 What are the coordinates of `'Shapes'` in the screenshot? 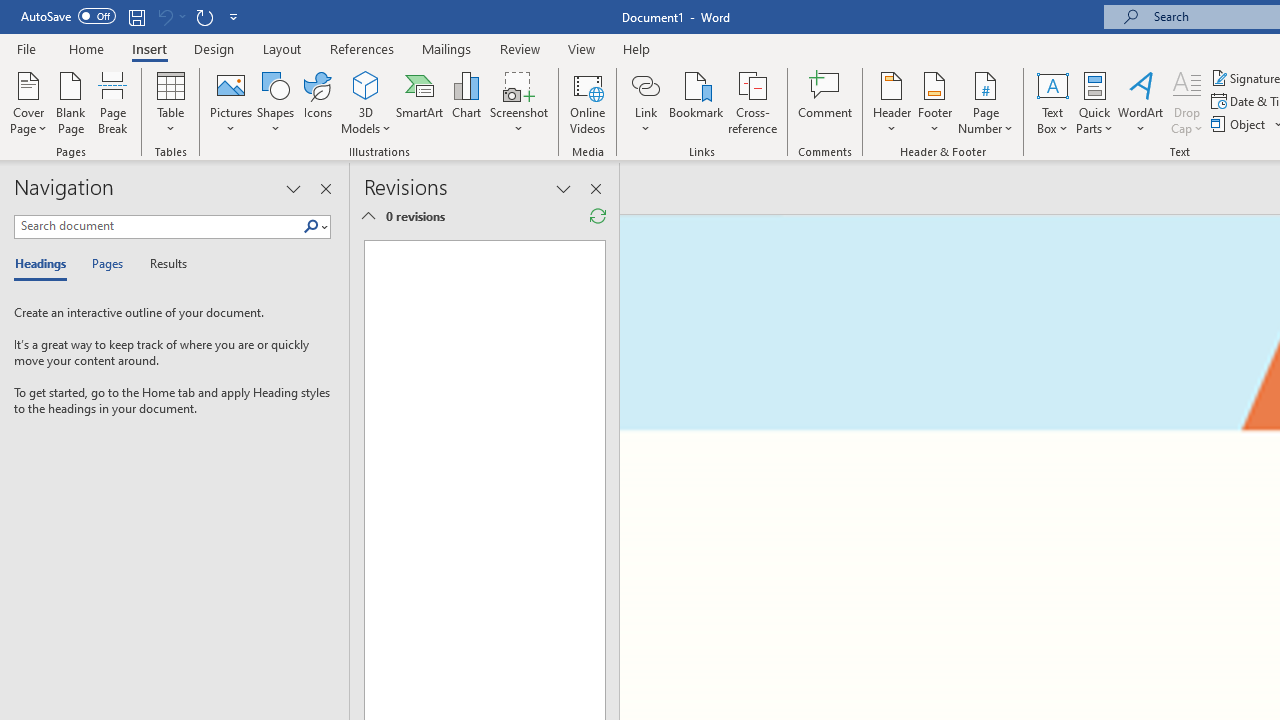 It's located at (274, 103).